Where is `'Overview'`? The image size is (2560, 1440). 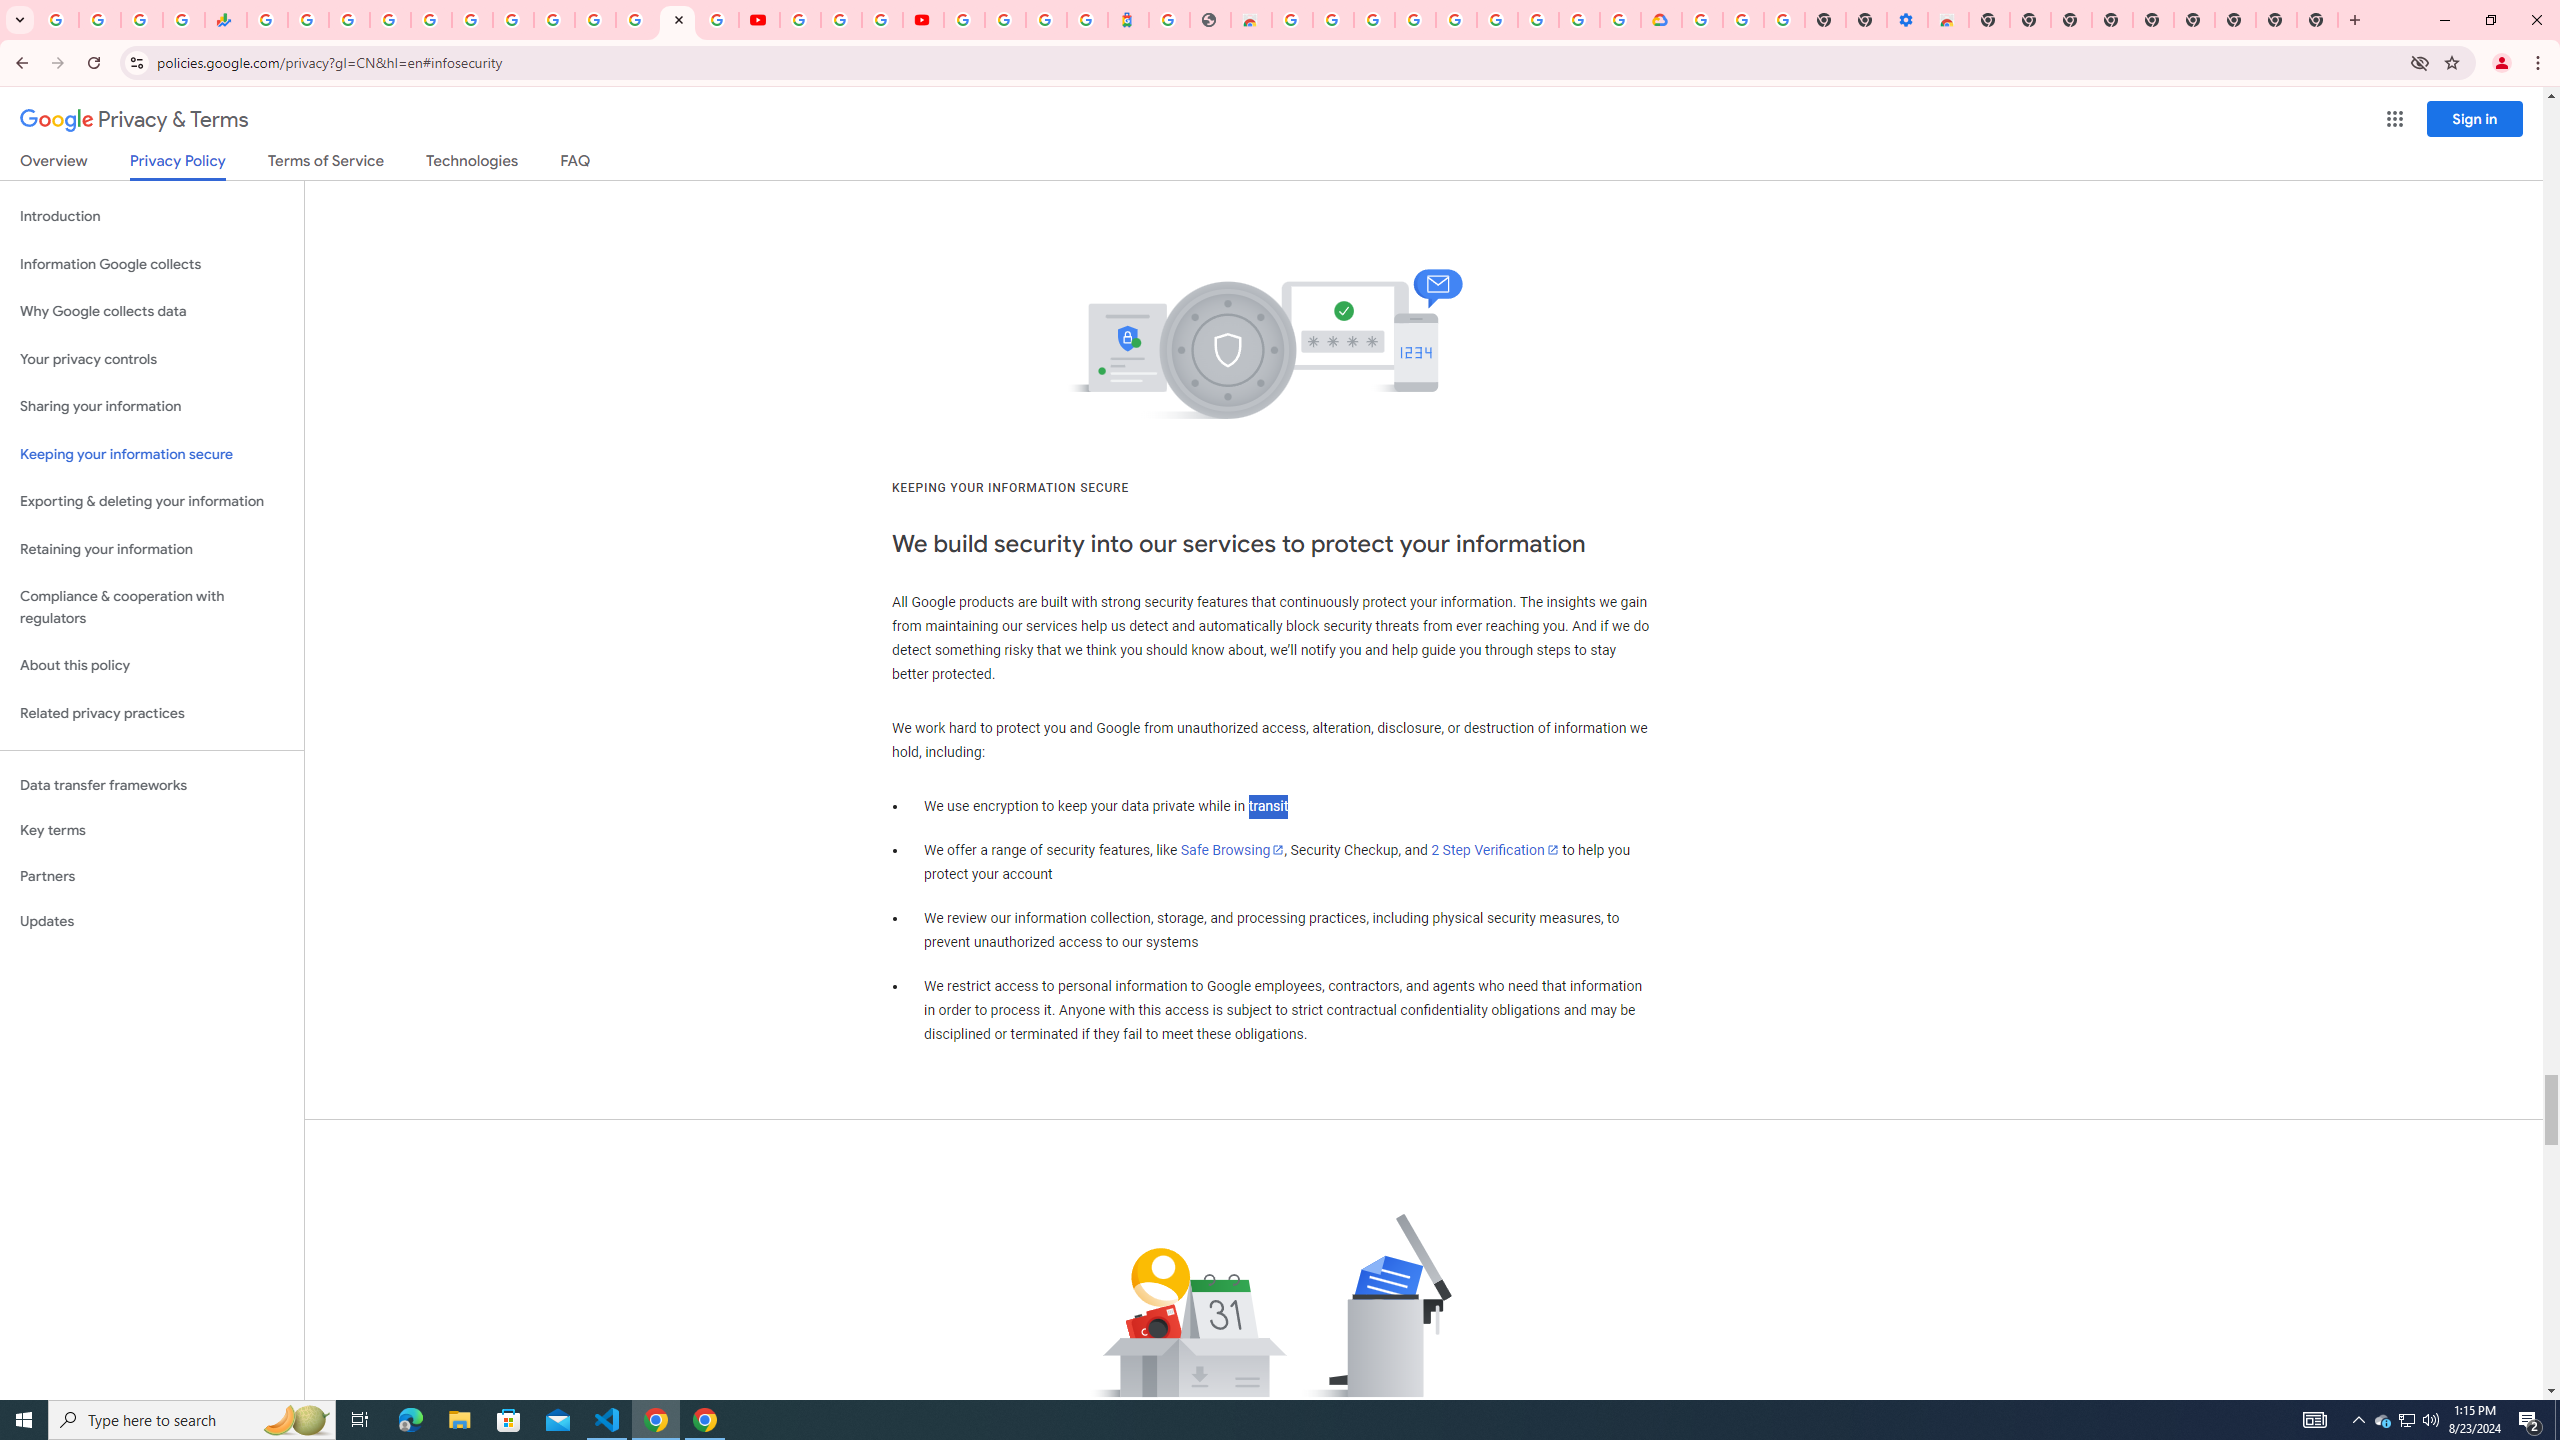 'Overview' is located at coordinates (52, 164).